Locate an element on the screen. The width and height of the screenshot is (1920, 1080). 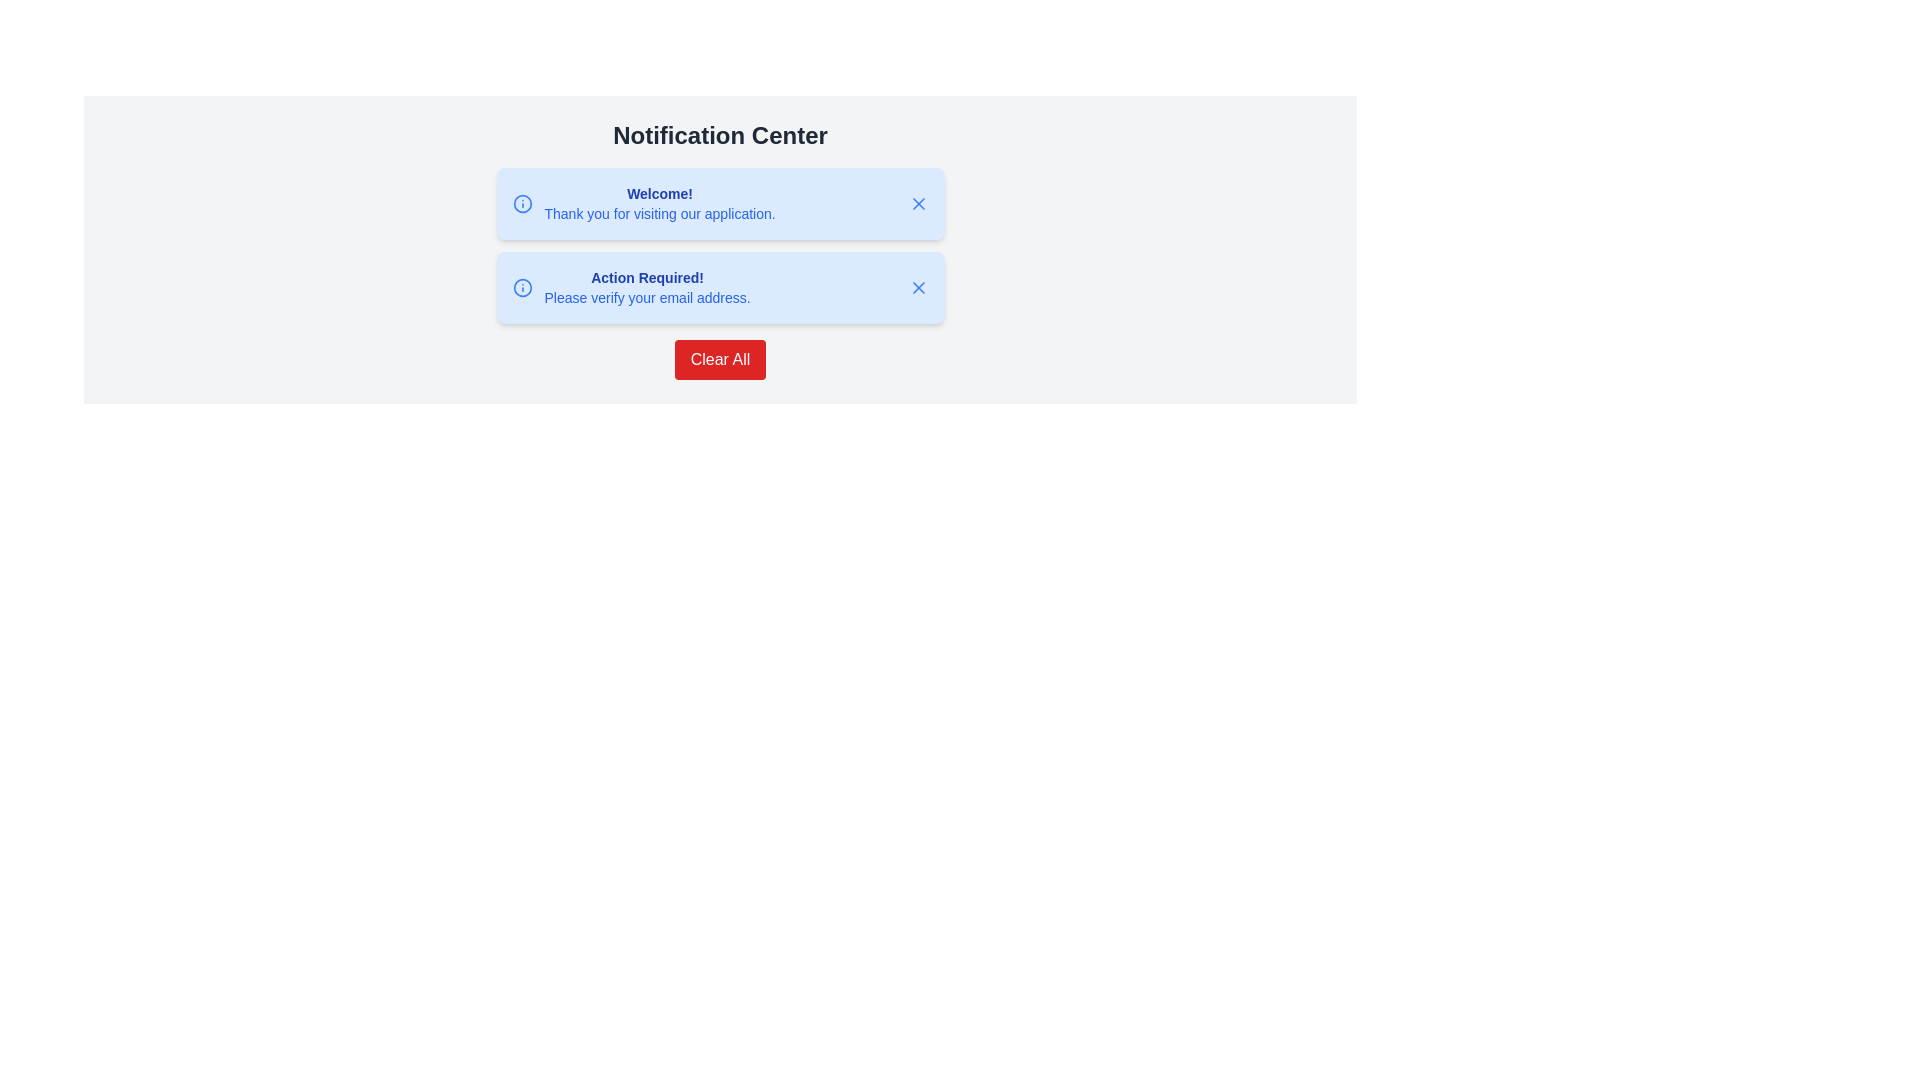
the Close or dismiss icon, which is part of the SVG graphic embedded in the notification card located on the right side, next to the text 'Welcome!' is located at coordinates (917, 204).